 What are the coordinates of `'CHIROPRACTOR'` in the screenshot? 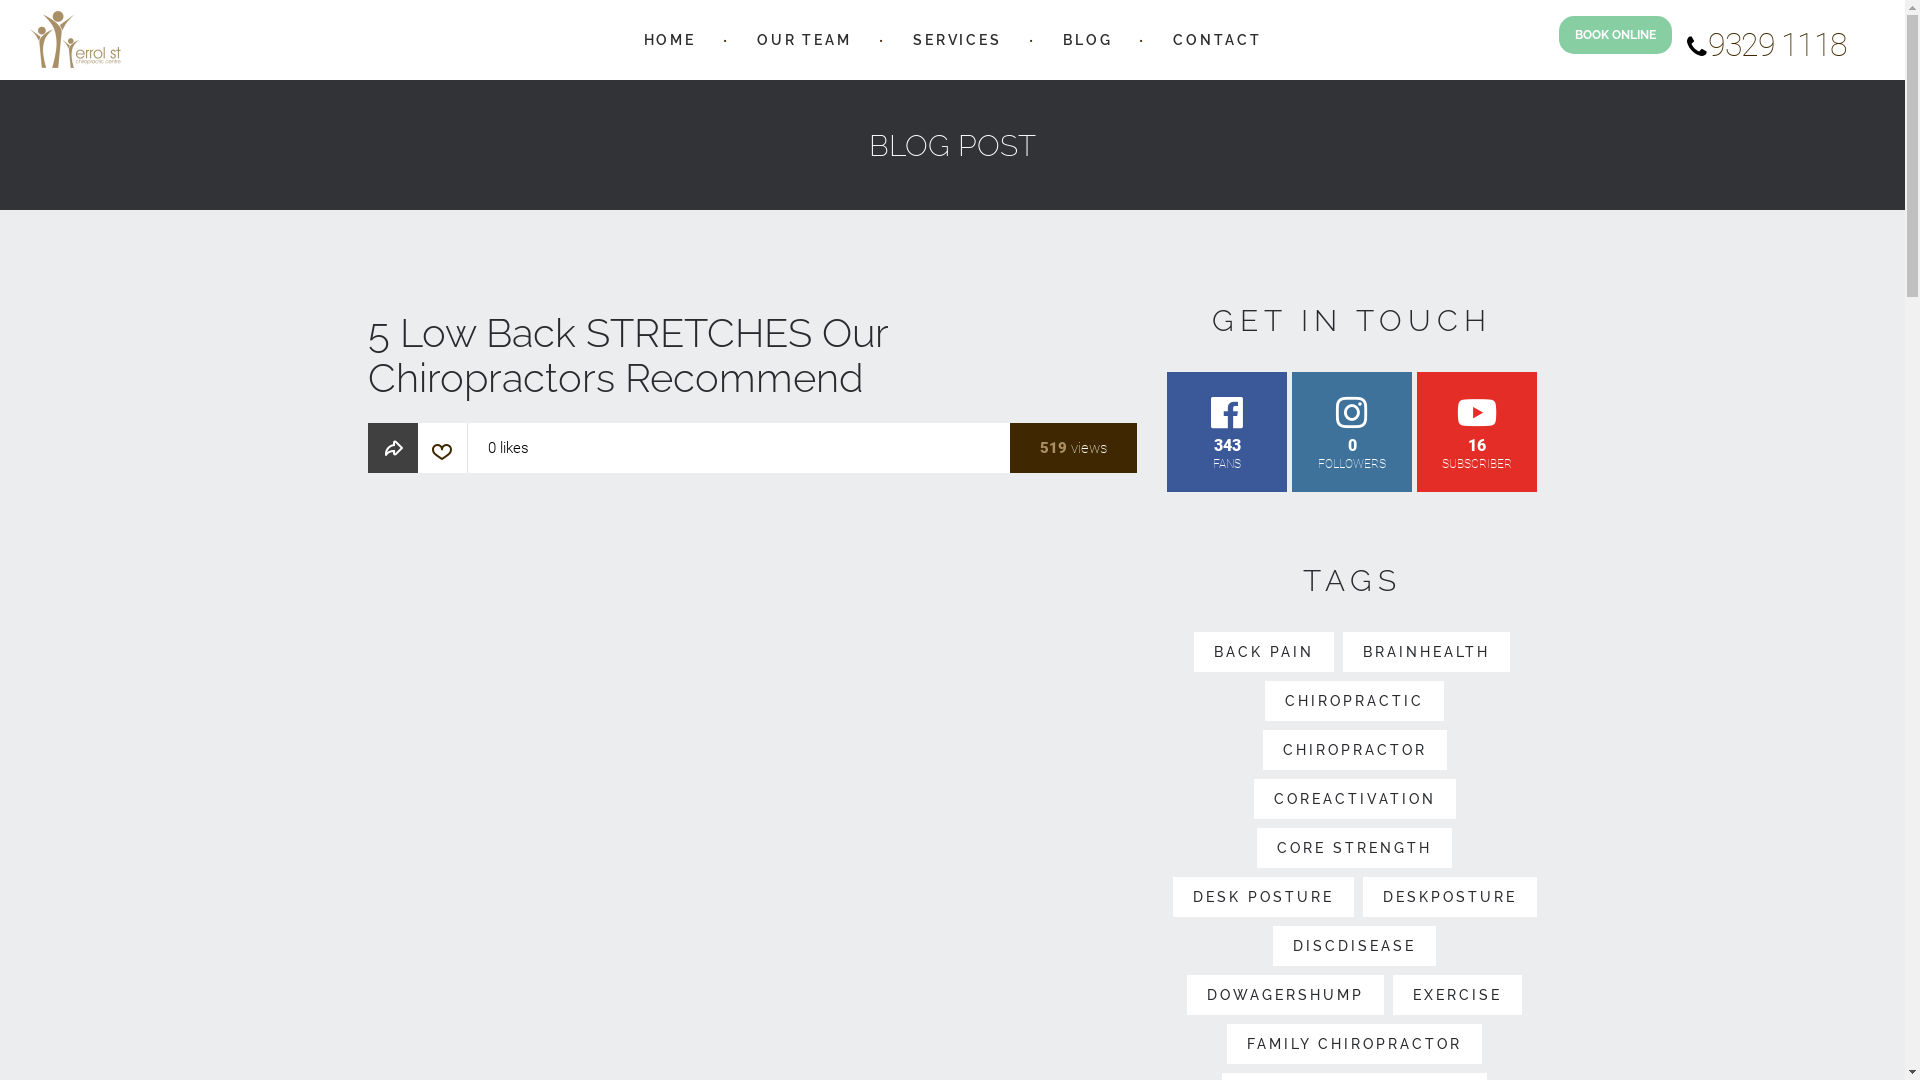 It's located at (1354, 749).